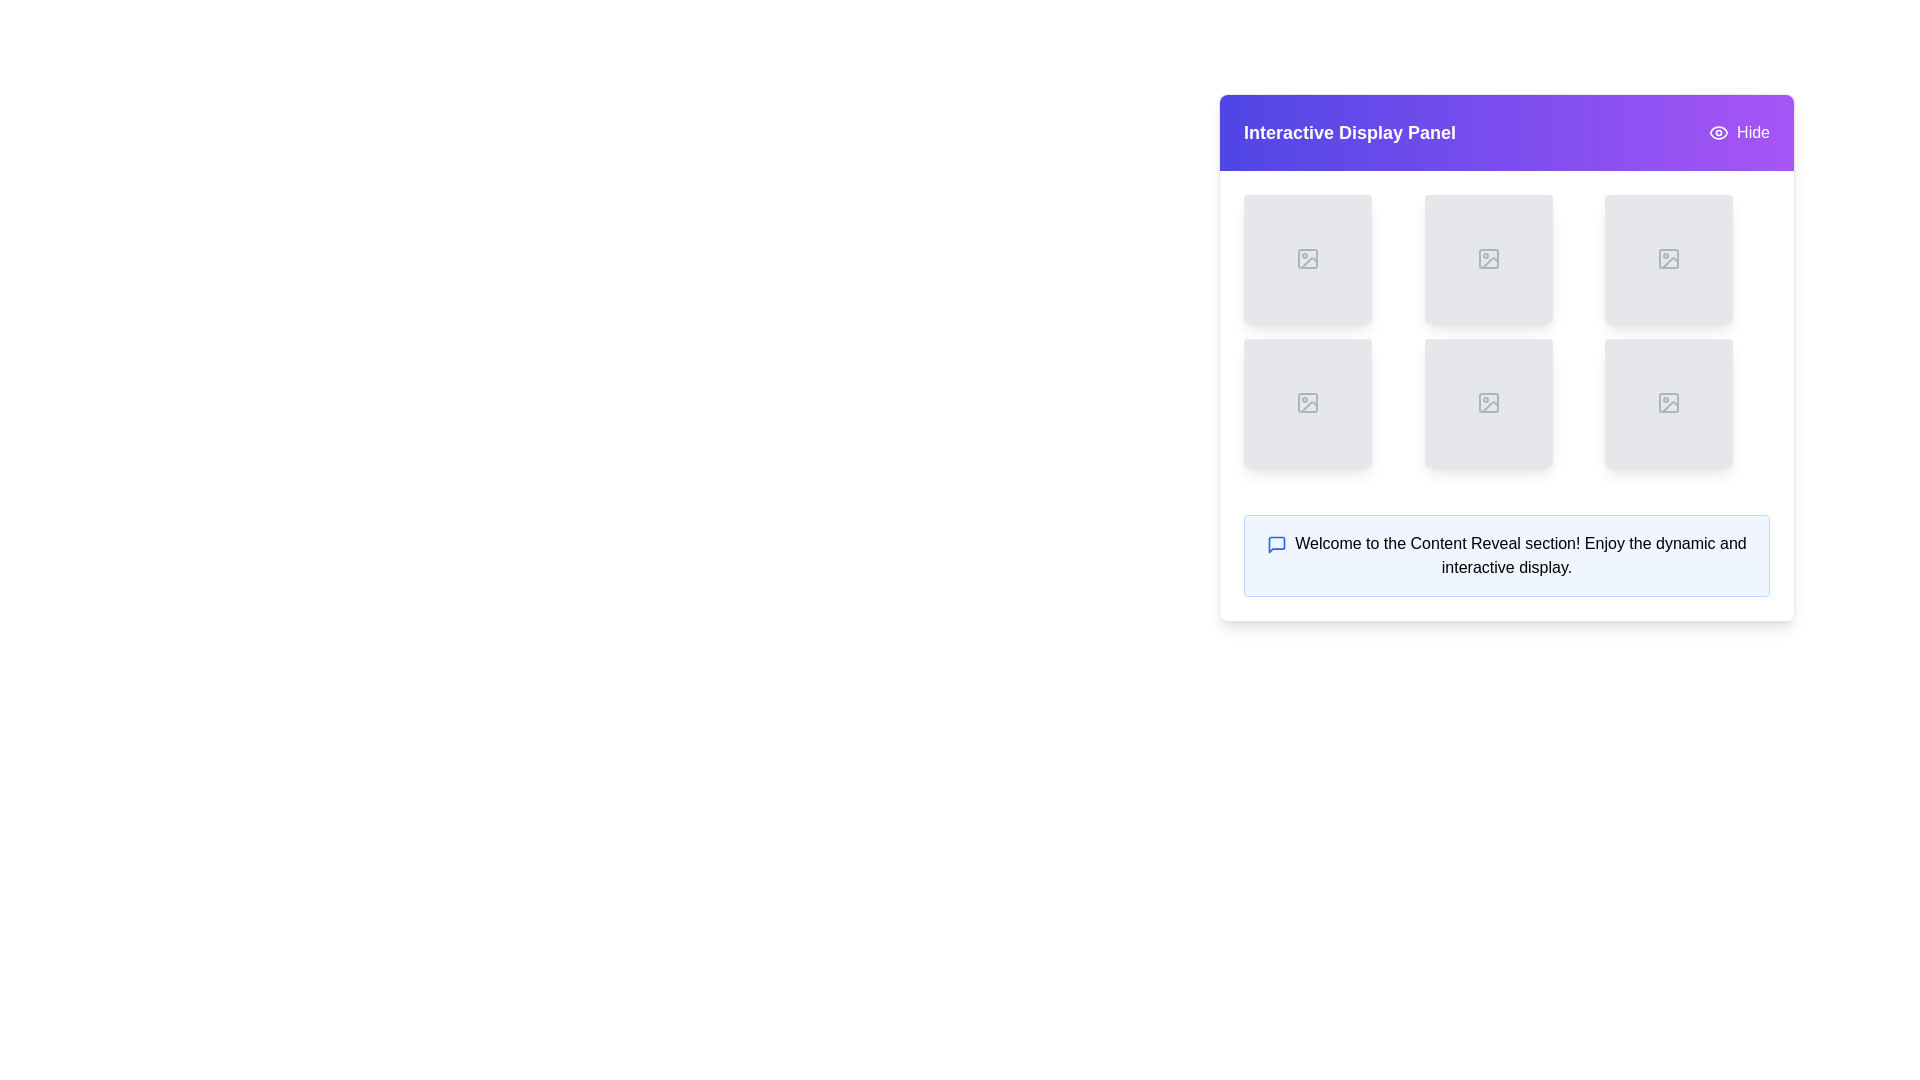 The height and width of the screenshot is (1080, 1920). Describe the element at coordinates (1308, 402) in the screenshot. I see `the rectangular icon with softly rounded corners in the second row, second column of the 2x3 grid layout within the 'Interactive Display Panel' section to interact` at that location.